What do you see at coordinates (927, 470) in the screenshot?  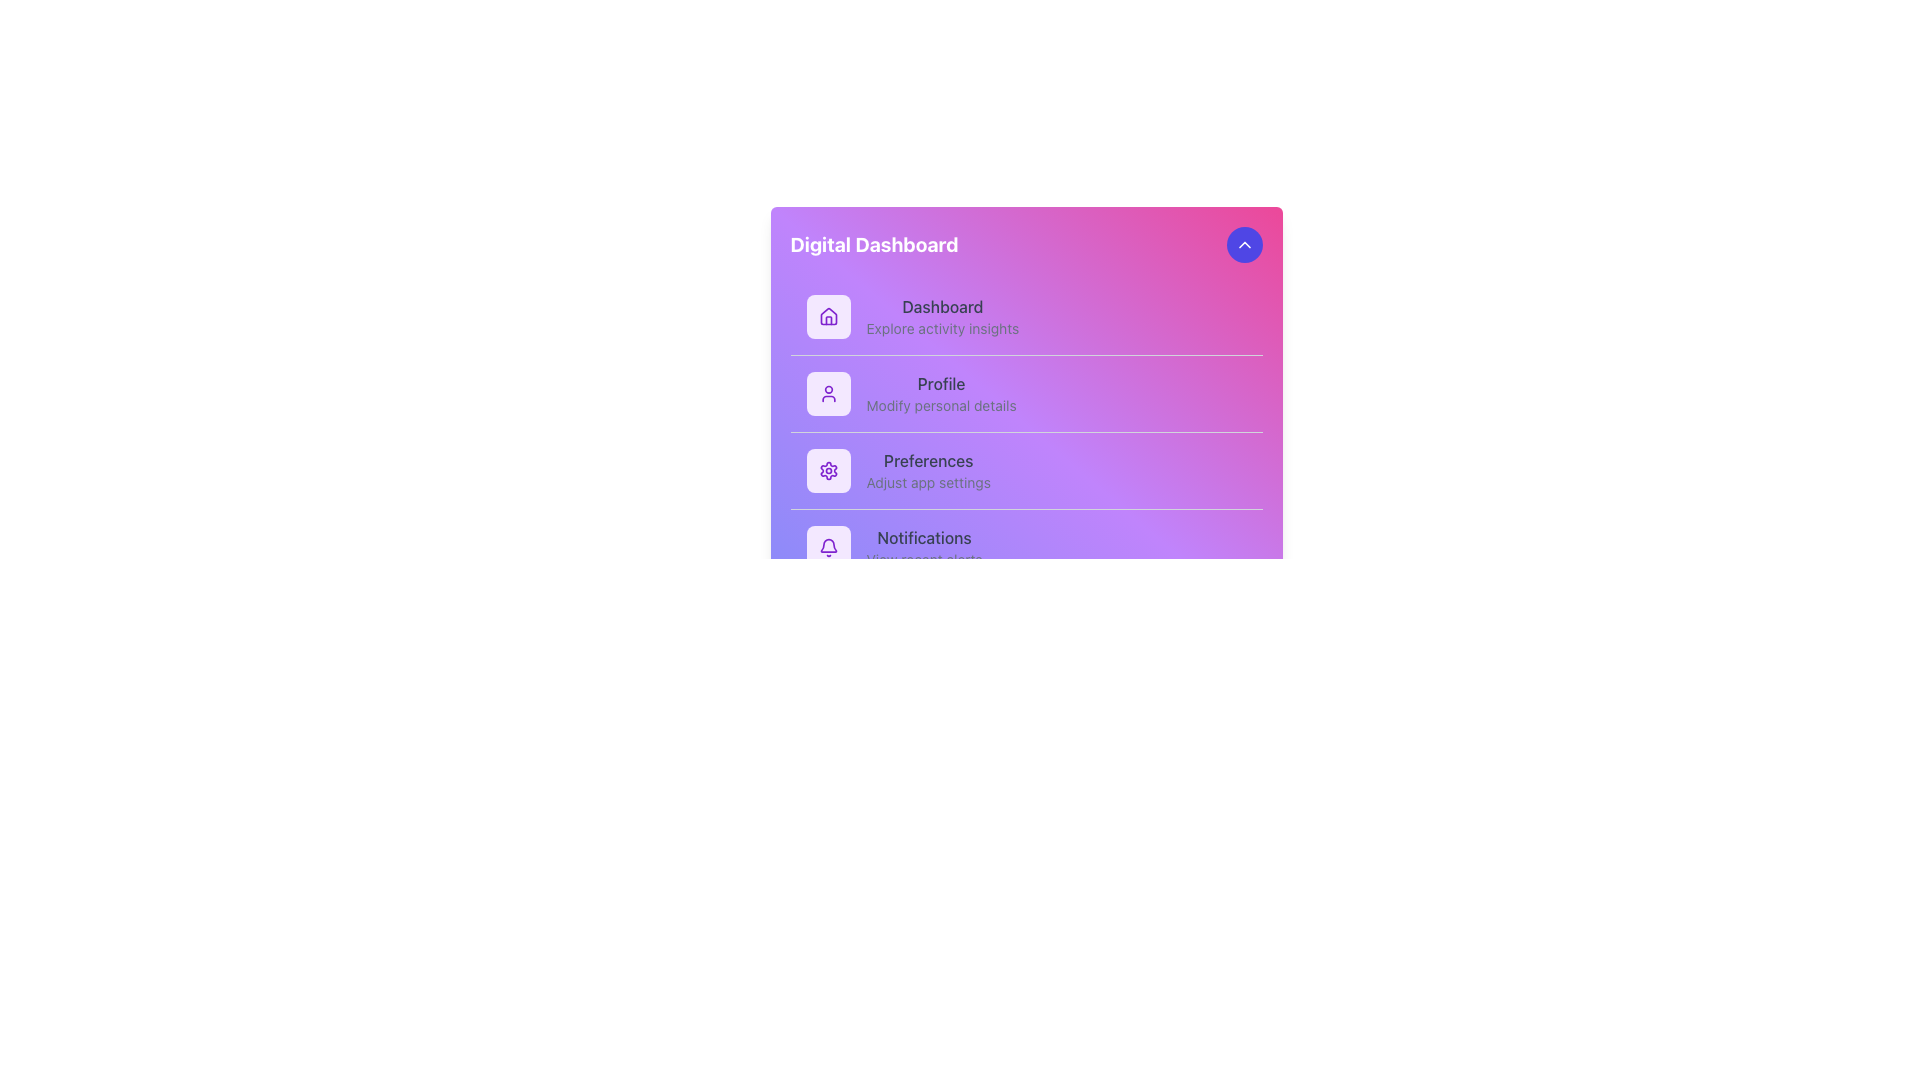 I see `the text content that informs the user about the settings adjustments, located in the third menu item of the navigation panel, which is between 'Profile' and 'Notifications'` at bounding box center [927, 470].